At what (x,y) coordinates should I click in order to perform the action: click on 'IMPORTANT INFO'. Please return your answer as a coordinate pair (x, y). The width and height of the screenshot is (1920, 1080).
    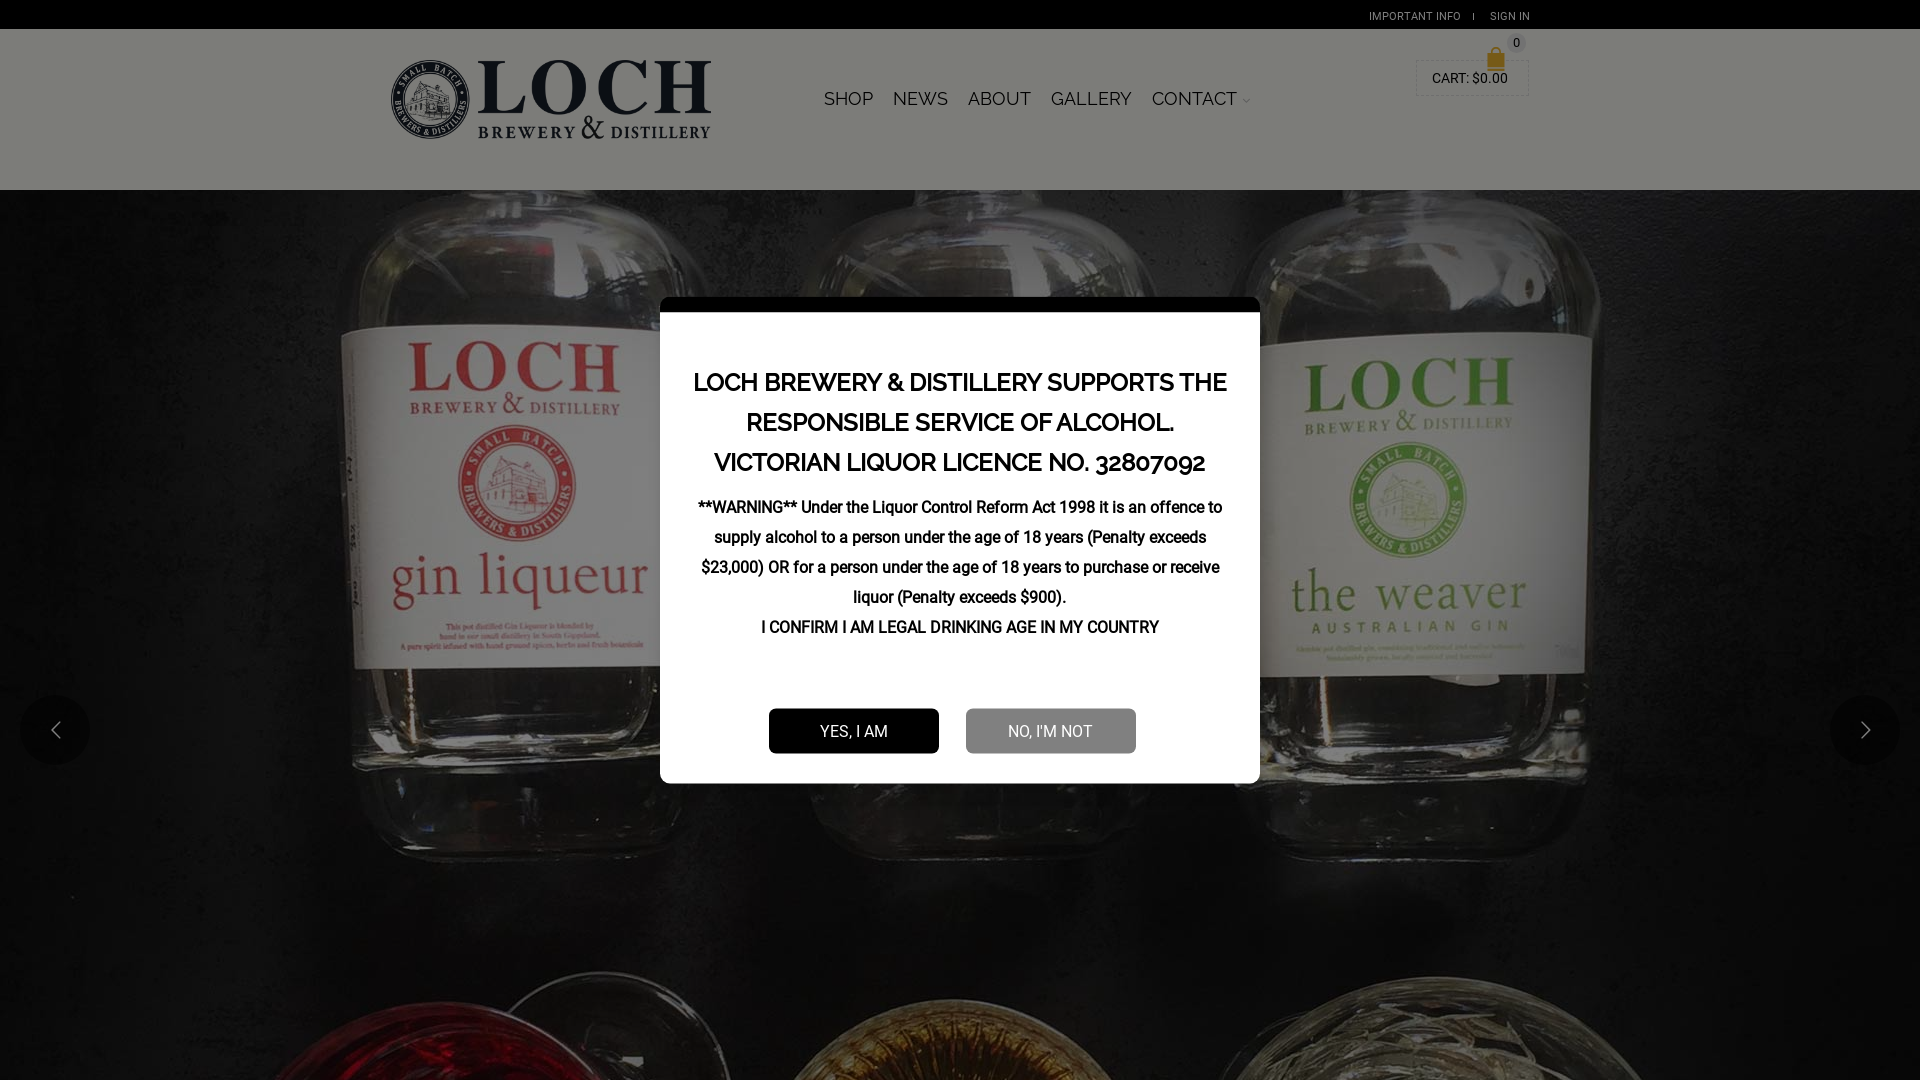
    Looking at the image, I should click on (1414, 16).